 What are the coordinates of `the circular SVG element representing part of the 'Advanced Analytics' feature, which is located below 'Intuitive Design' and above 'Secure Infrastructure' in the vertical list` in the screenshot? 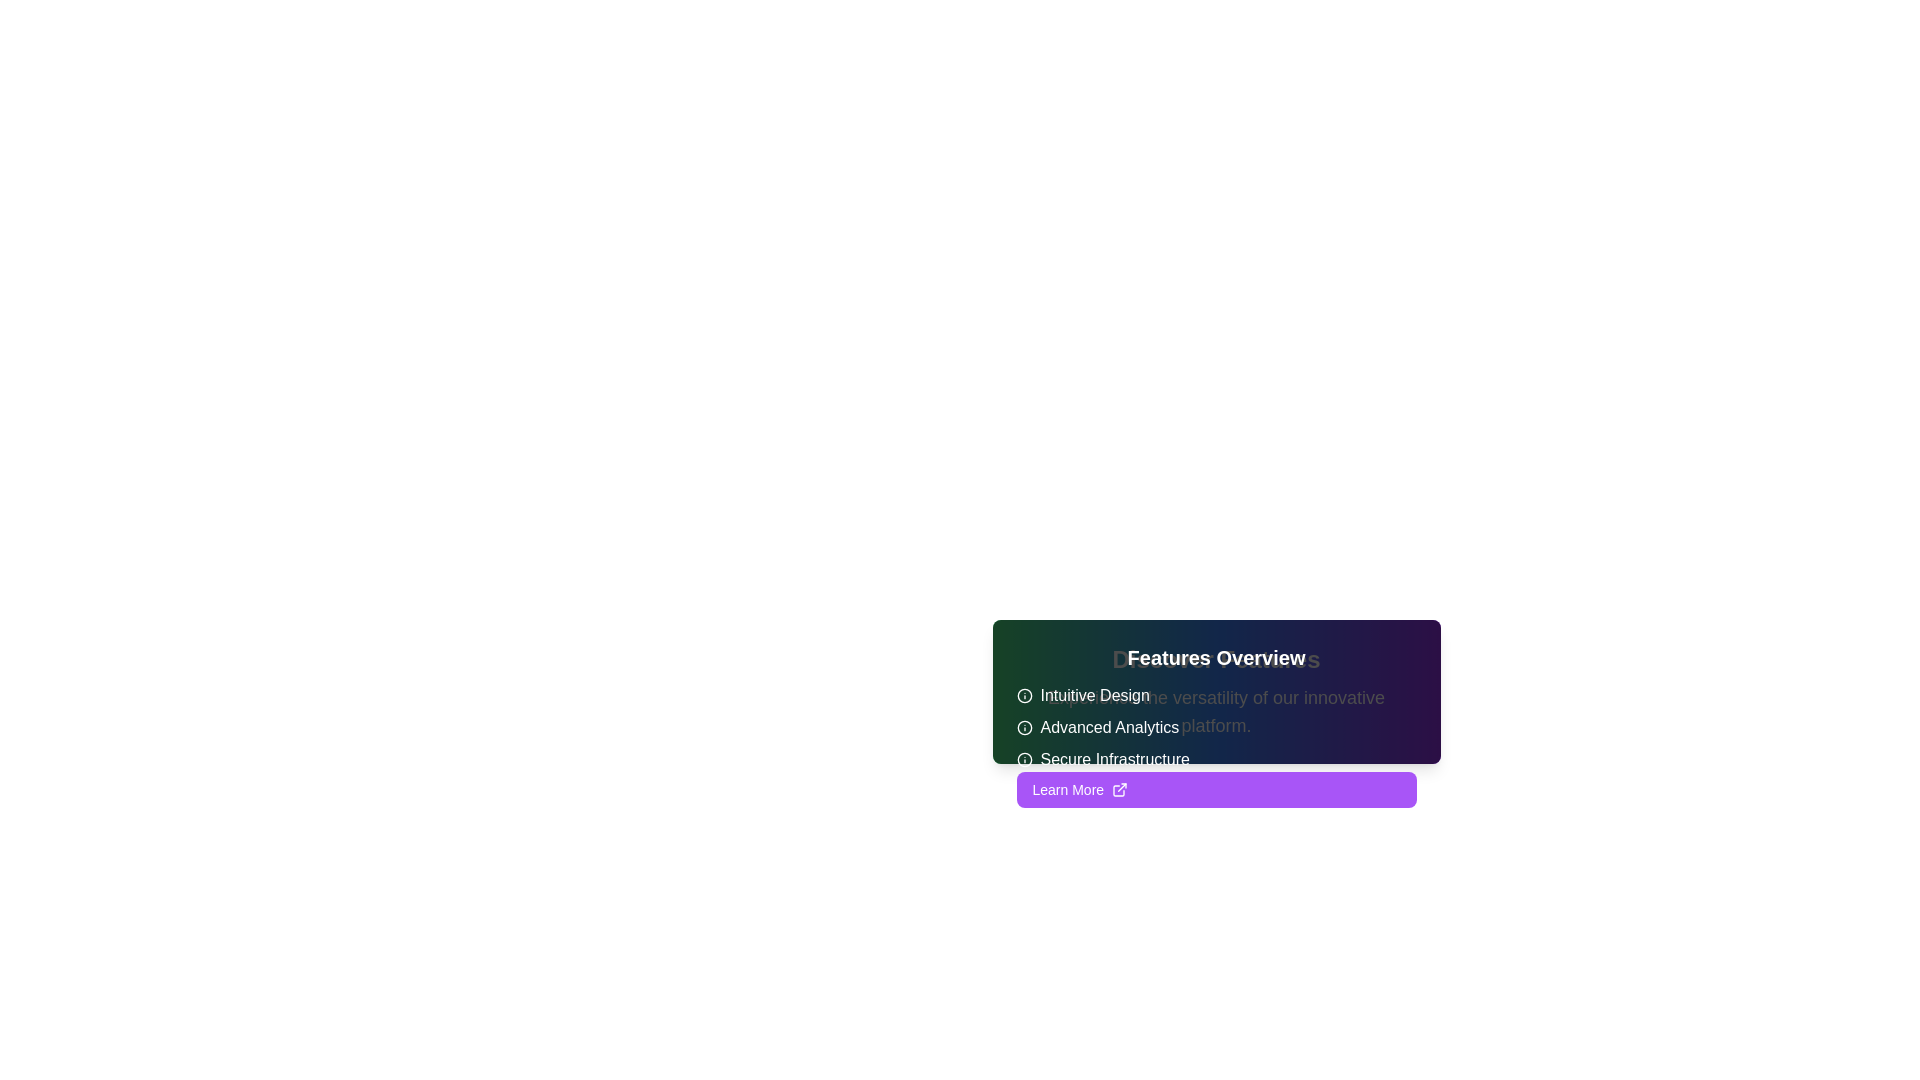 It's located at (1024, 728).